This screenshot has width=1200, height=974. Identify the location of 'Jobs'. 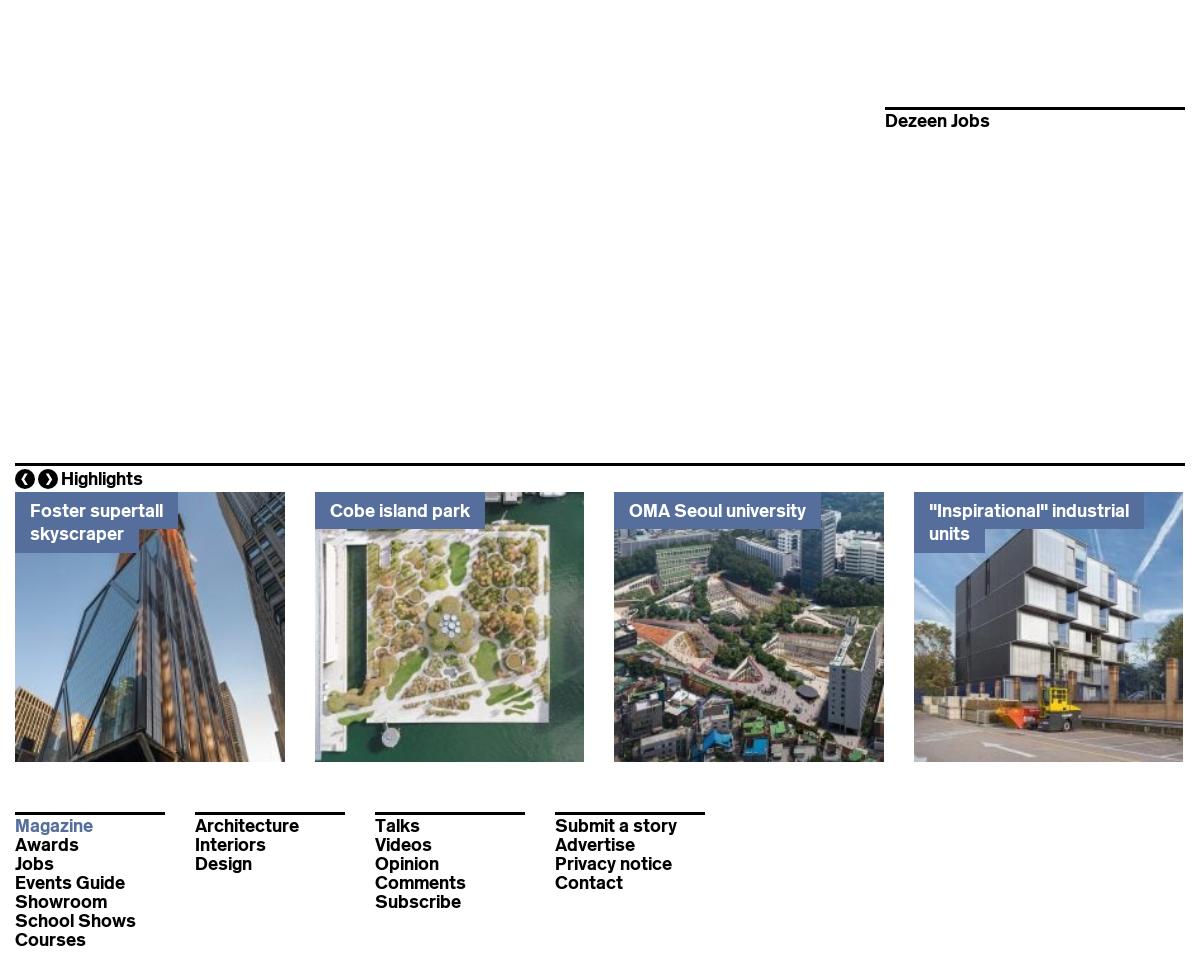
(34, 864).